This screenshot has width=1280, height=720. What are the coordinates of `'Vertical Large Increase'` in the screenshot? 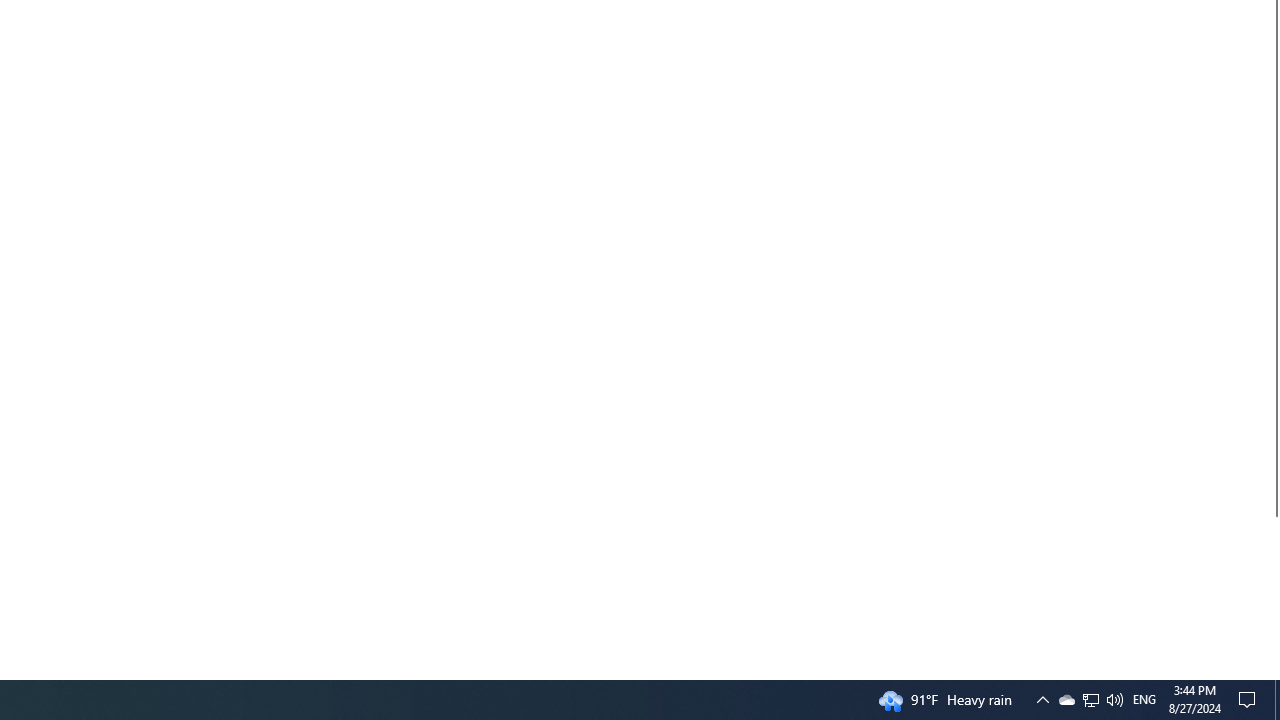 It's located at (1271, 589).